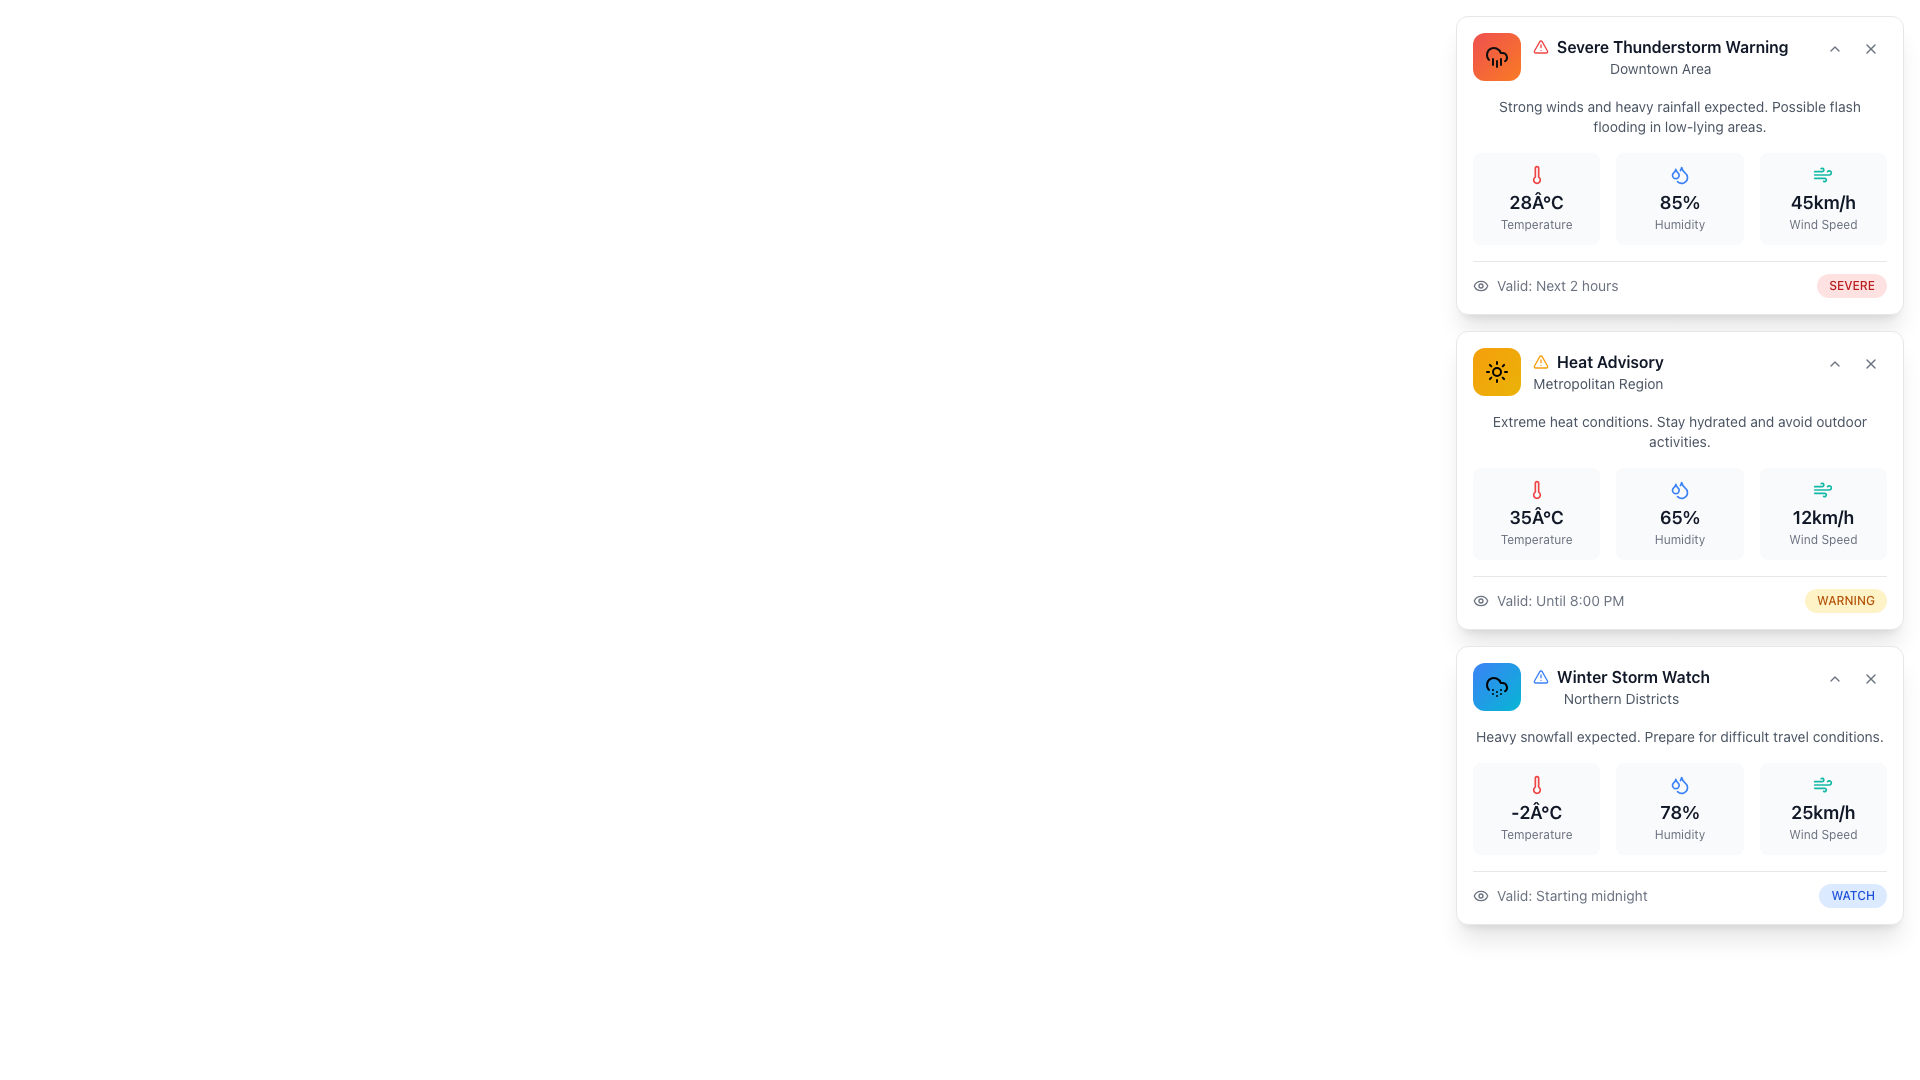  What do you see at coordinates (1680, 199) in the screenshot?
I see `the humidity informational card located in the second column of the grid layout within the 'Severe Thunderstorm Warning' card at the top of the display` at bounding box center [1680, 199].